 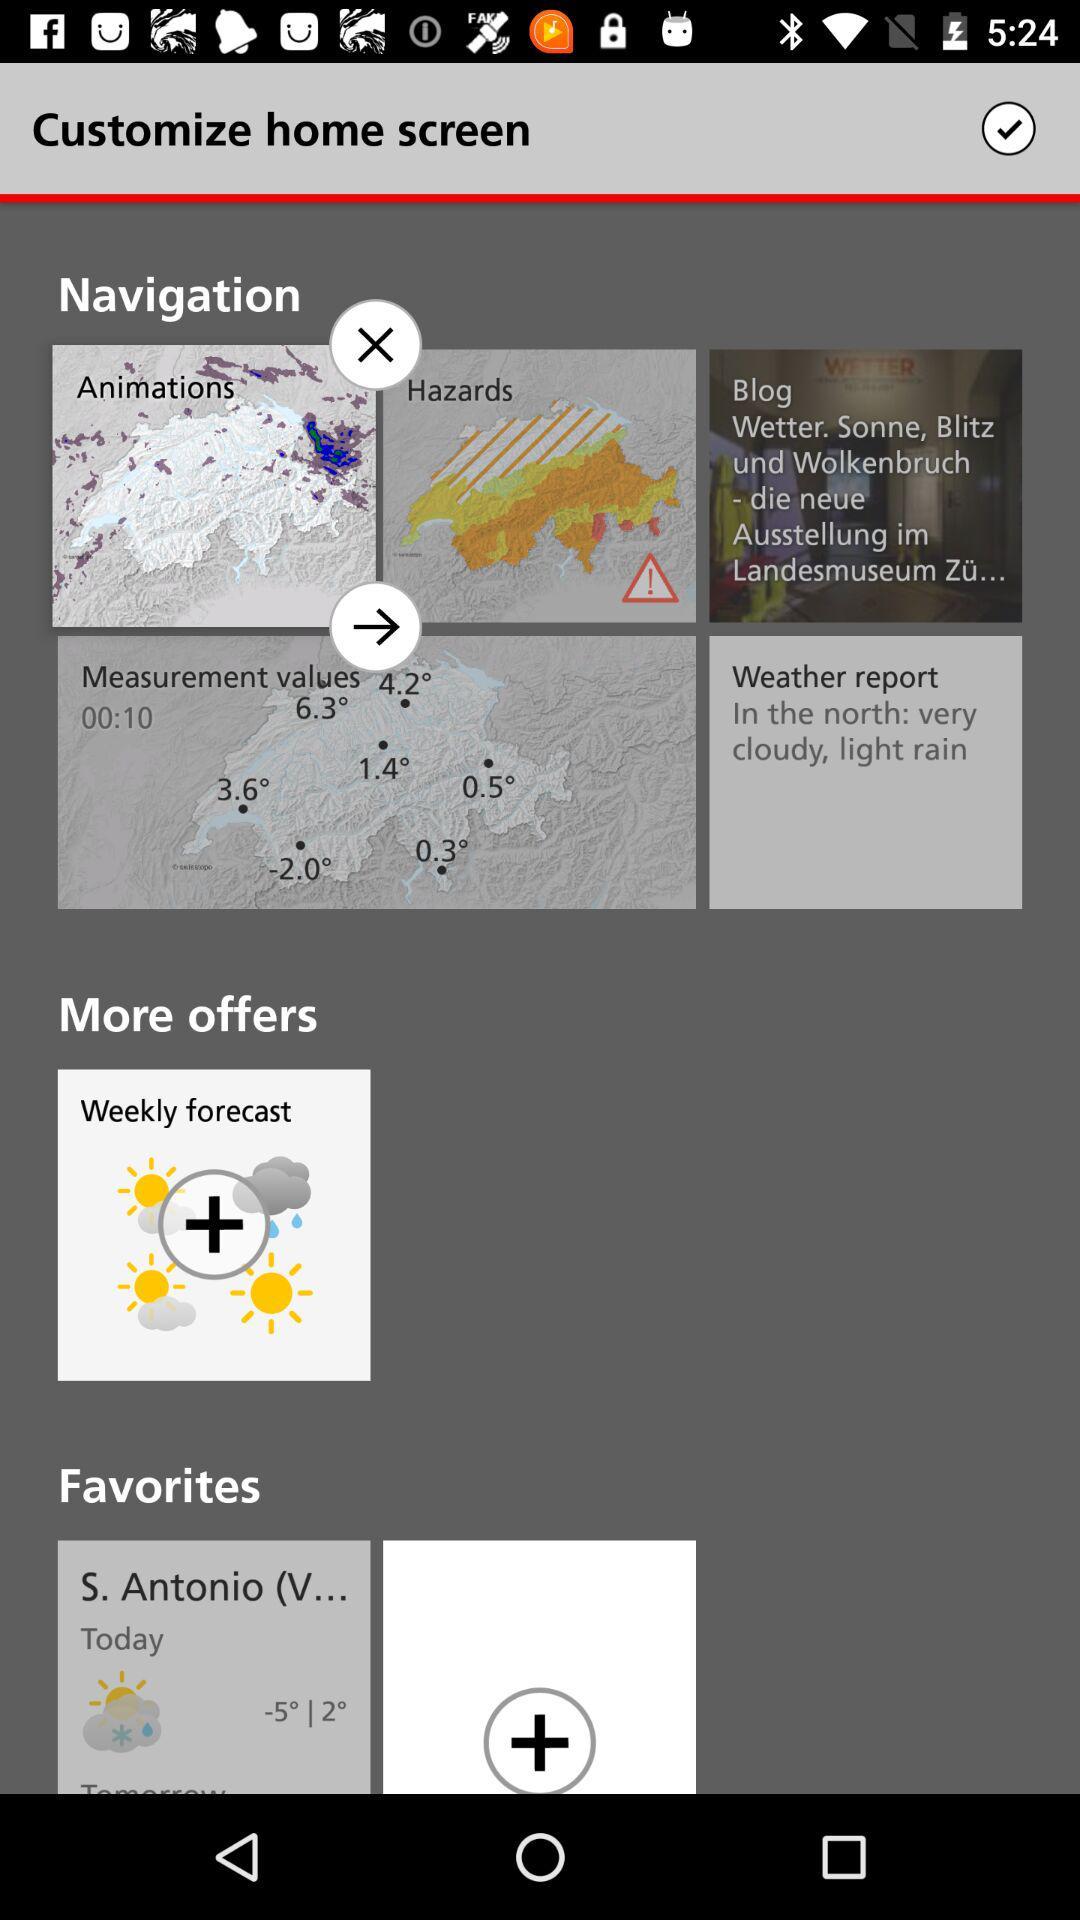 What do you see at coordinates (374, 626) in the screenshot?
I see `home screen option` at bounding box center [374, 626].